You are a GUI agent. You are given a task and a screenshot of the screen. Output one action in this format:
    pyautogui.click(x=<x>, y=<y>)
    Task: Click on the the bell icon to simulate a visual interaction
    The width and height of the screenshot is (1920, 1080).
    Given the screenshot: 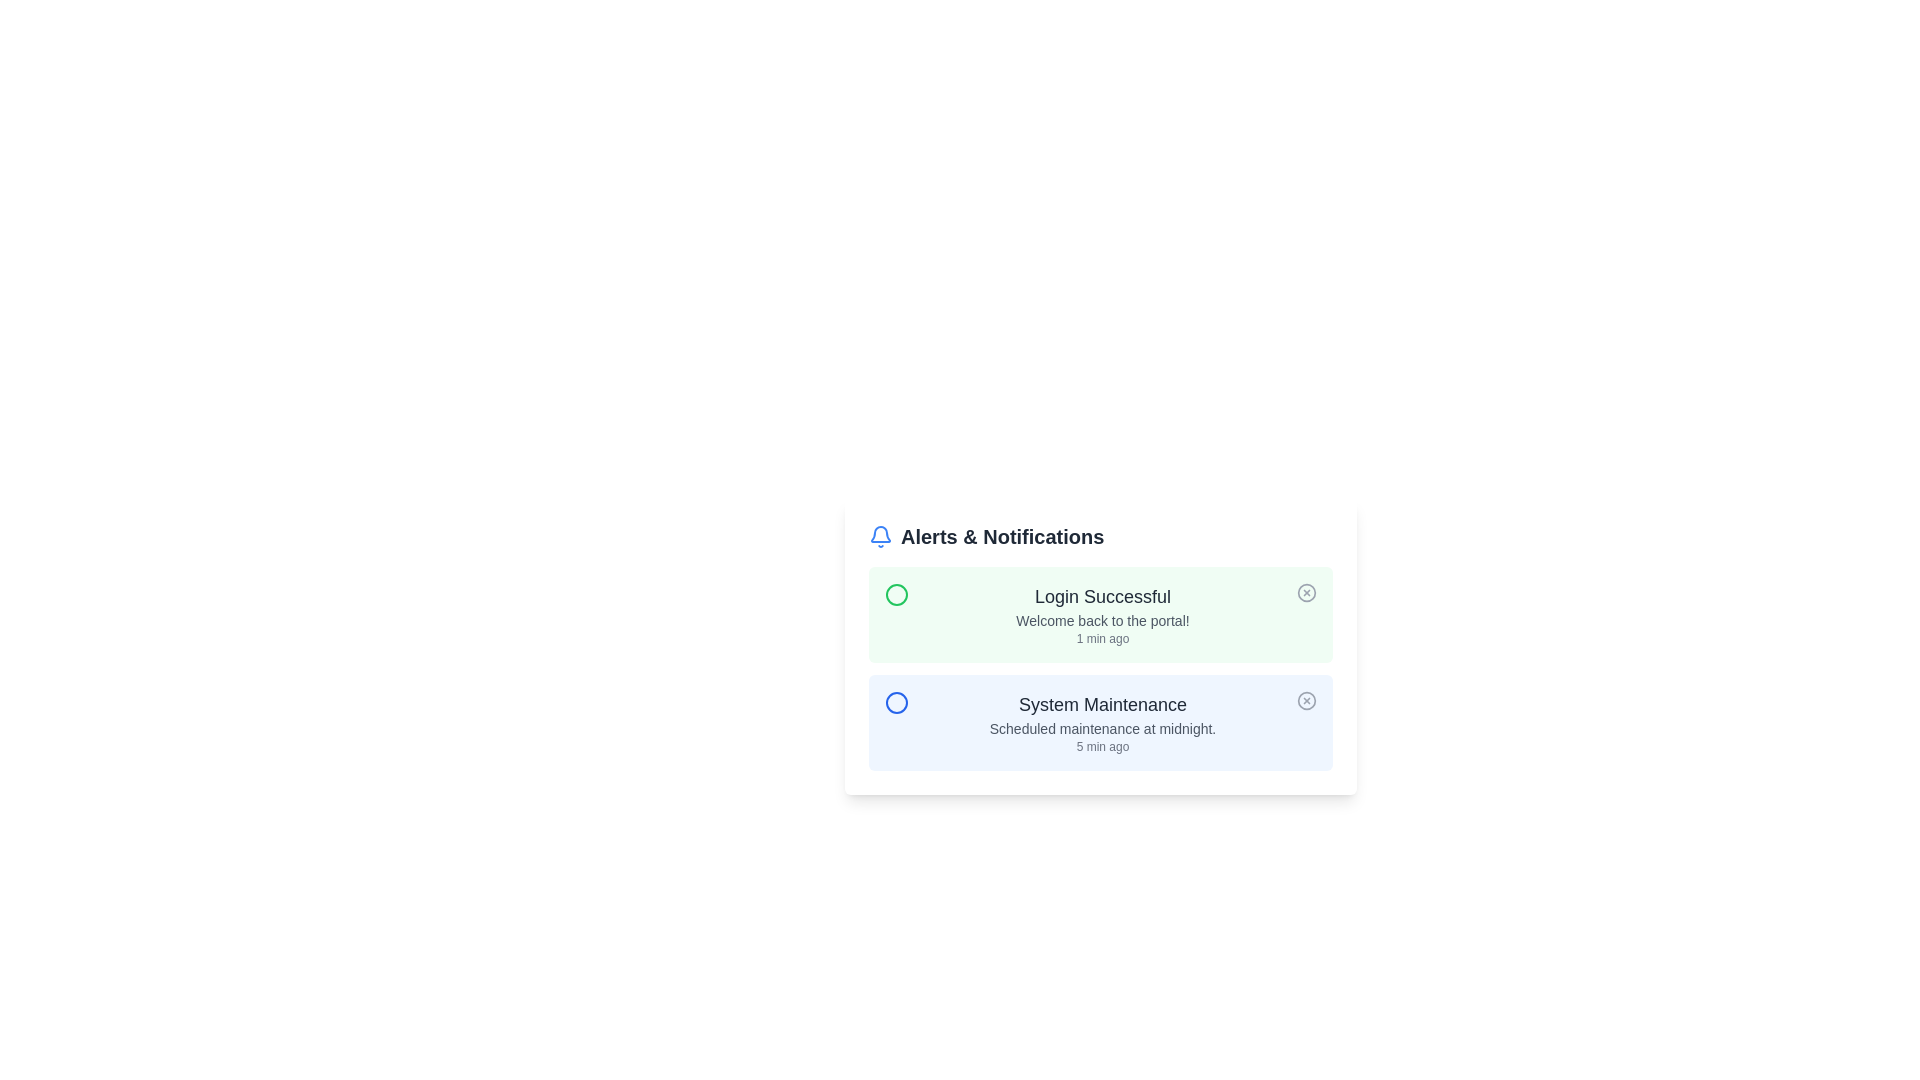 What is the action you would take?
    pyautogui.click(x=880, y=535)
    